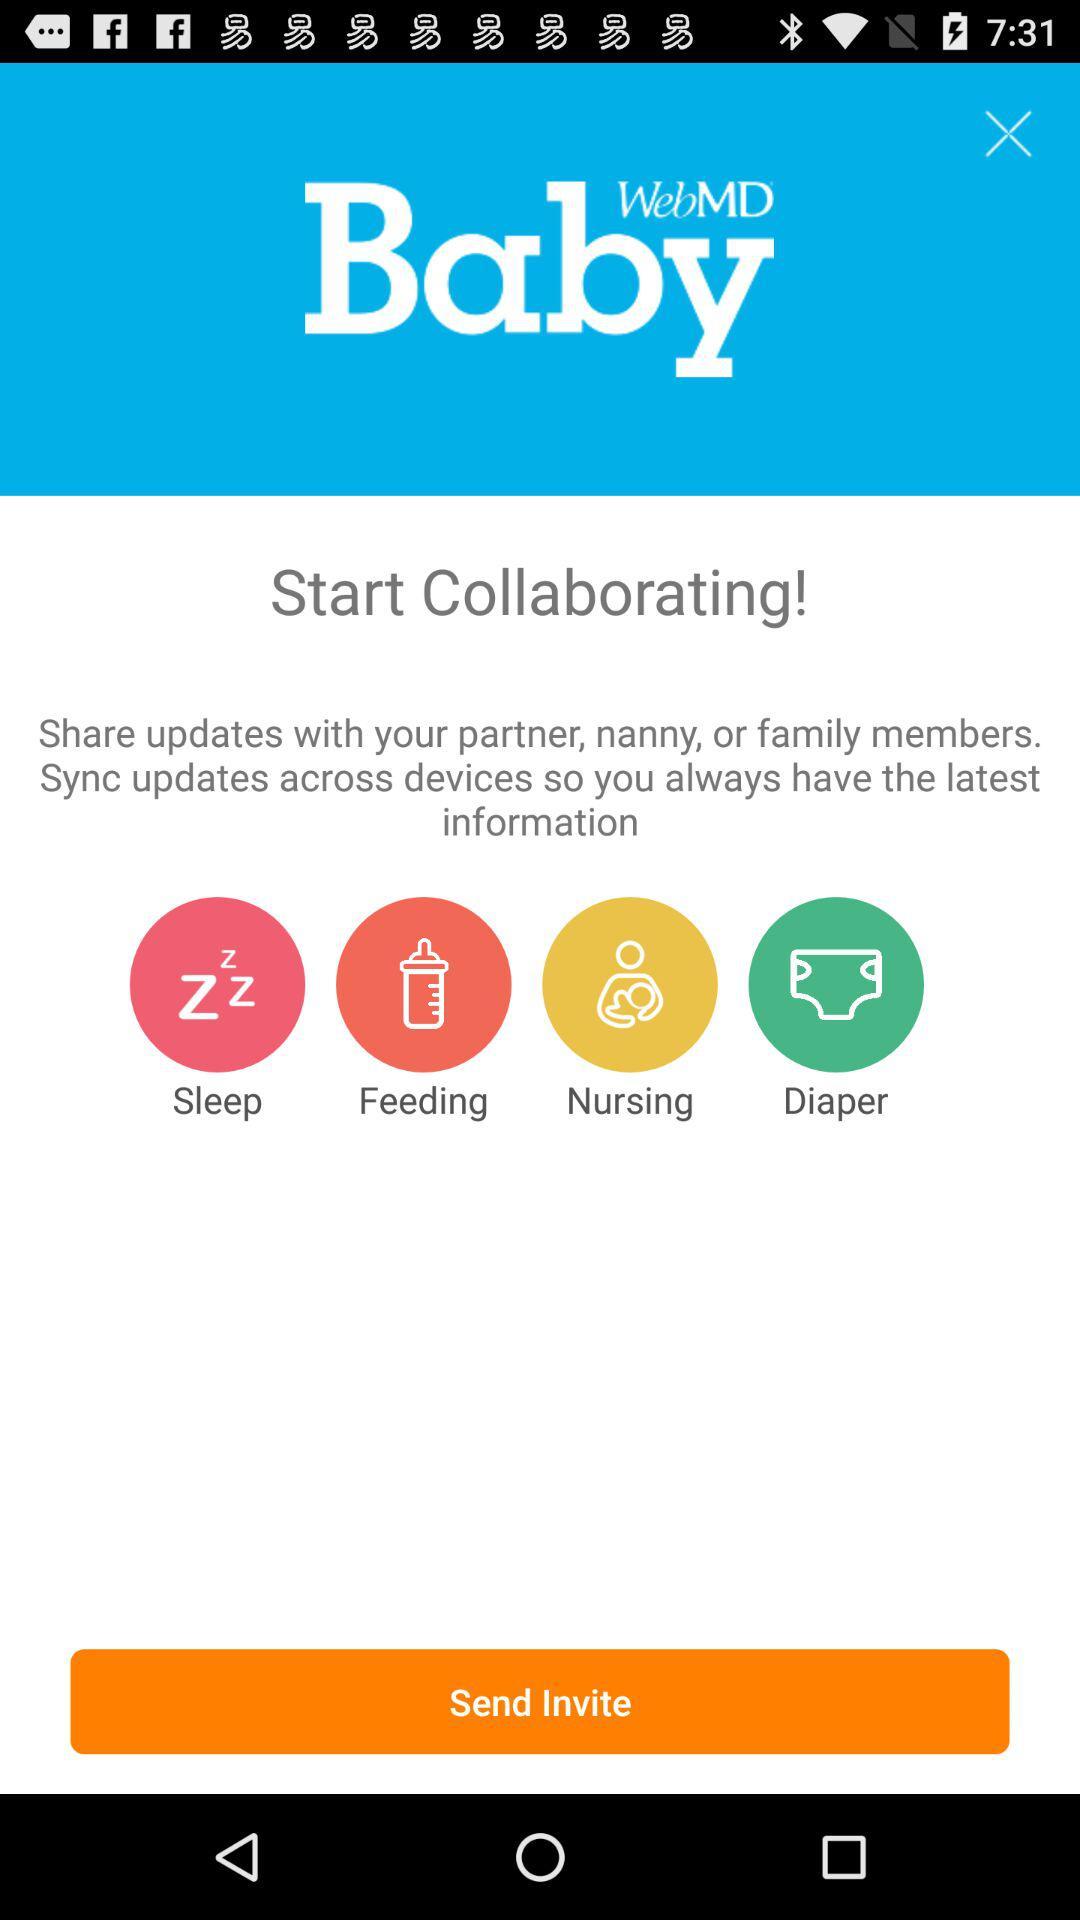  I want to click on icon below the sleep app, so click(540, 1700).